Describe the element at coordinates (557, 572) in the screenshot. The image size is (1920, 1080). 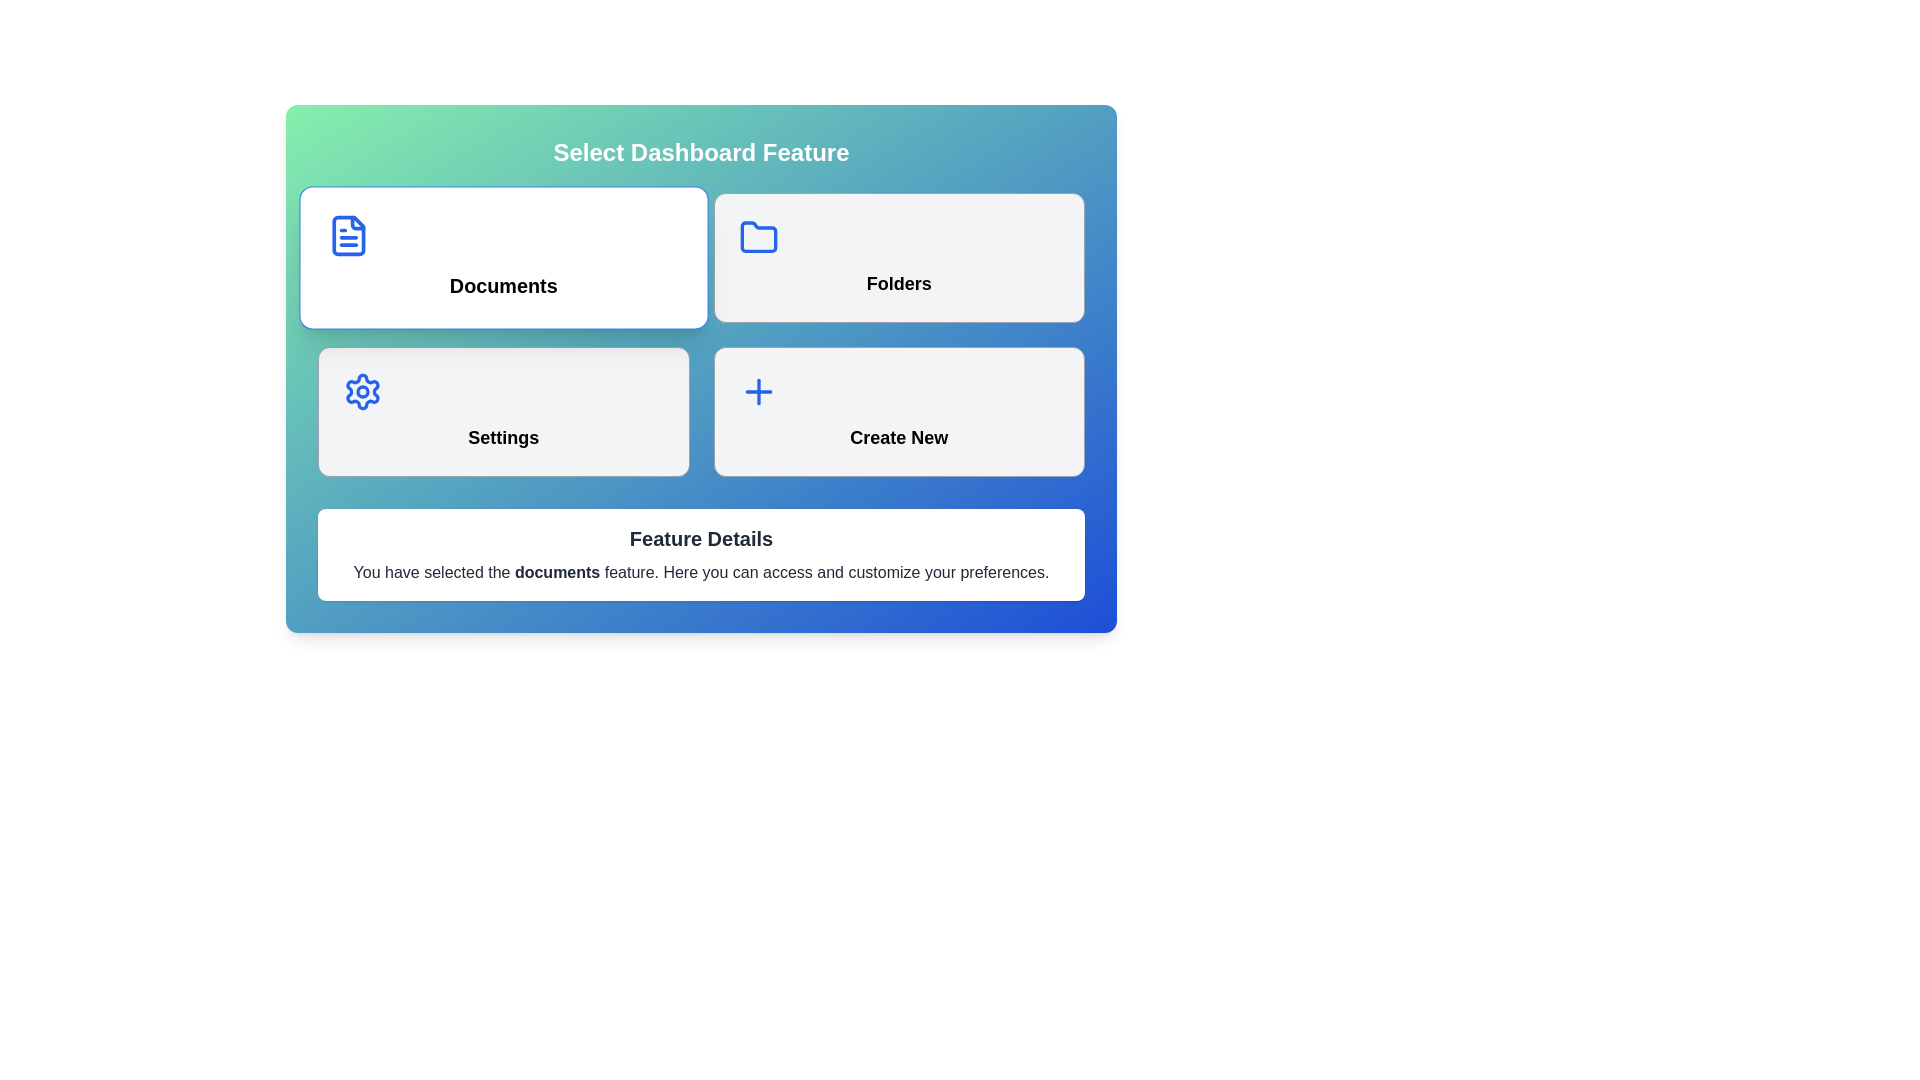
I see `the 'documents' feature by selecting the associated feature it describes in the Feature Details section` at that location.